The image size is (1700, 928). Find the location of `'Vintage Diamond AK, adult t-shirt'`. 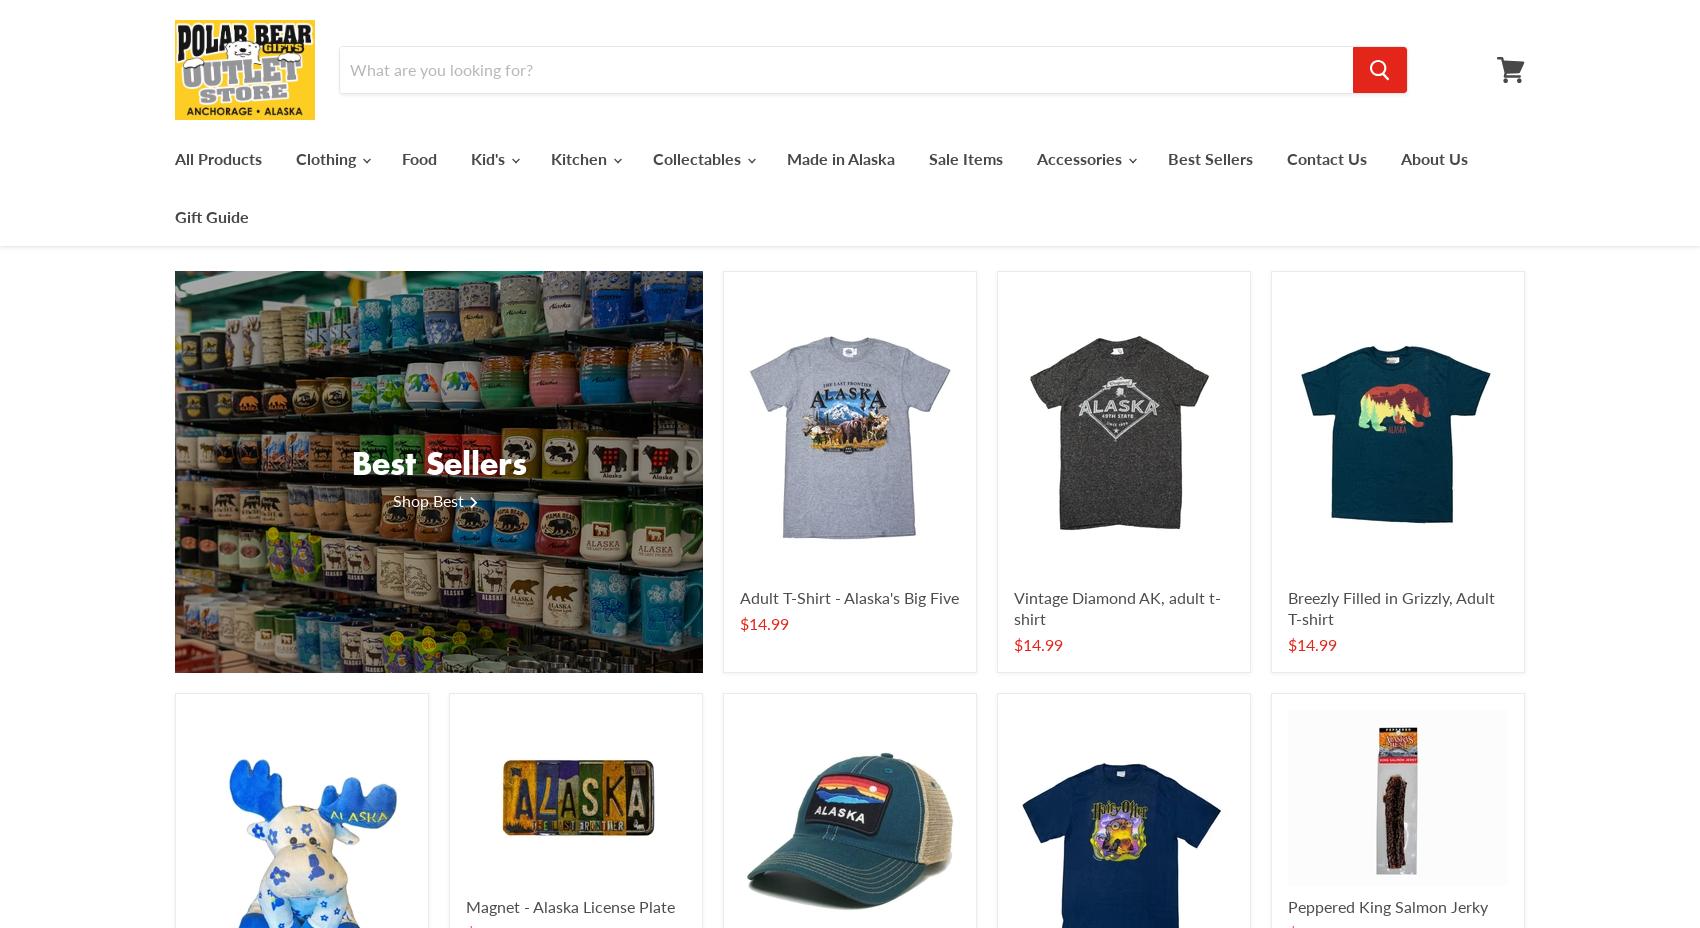

'Vintage Diamond AK, adult t-shirt' is located at coordinates (1117, 607).